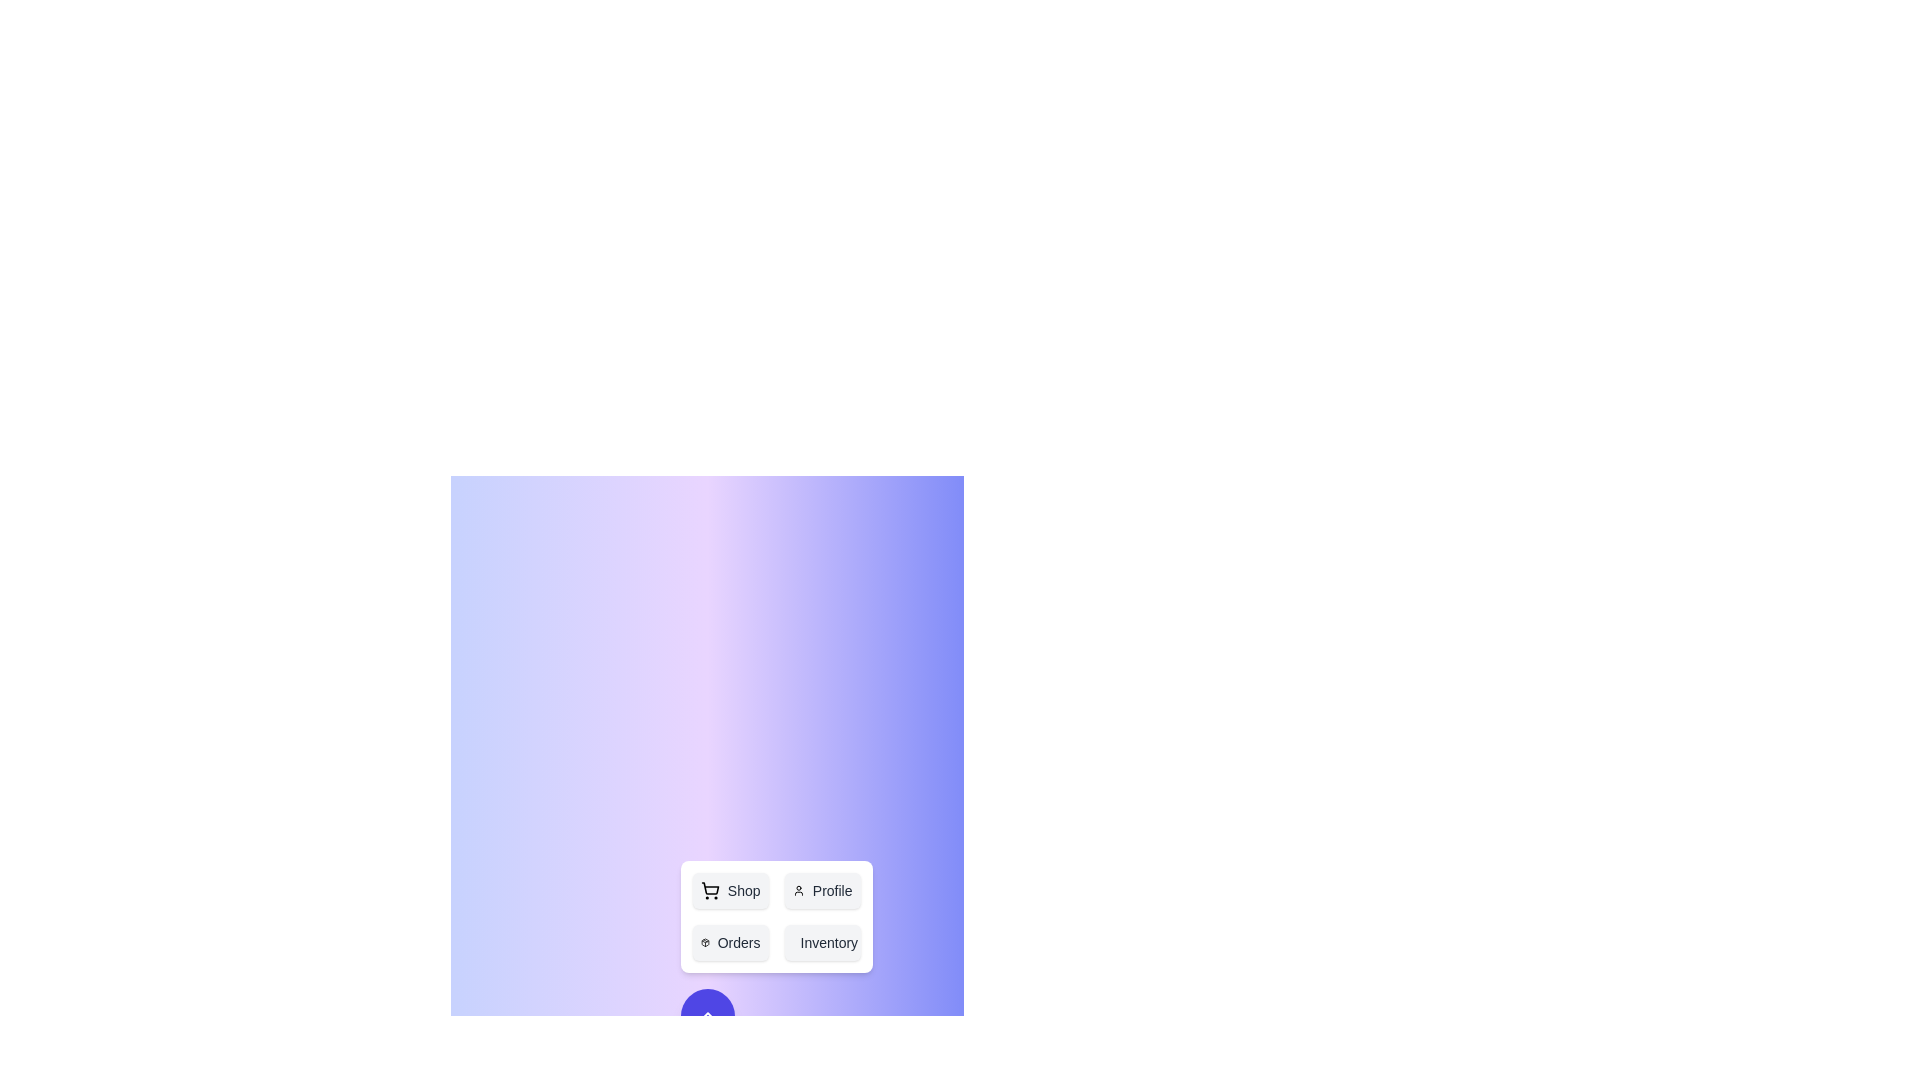 The image size is (1920, 1080). I want to click on the 'Profile' button, so click(822, 890).